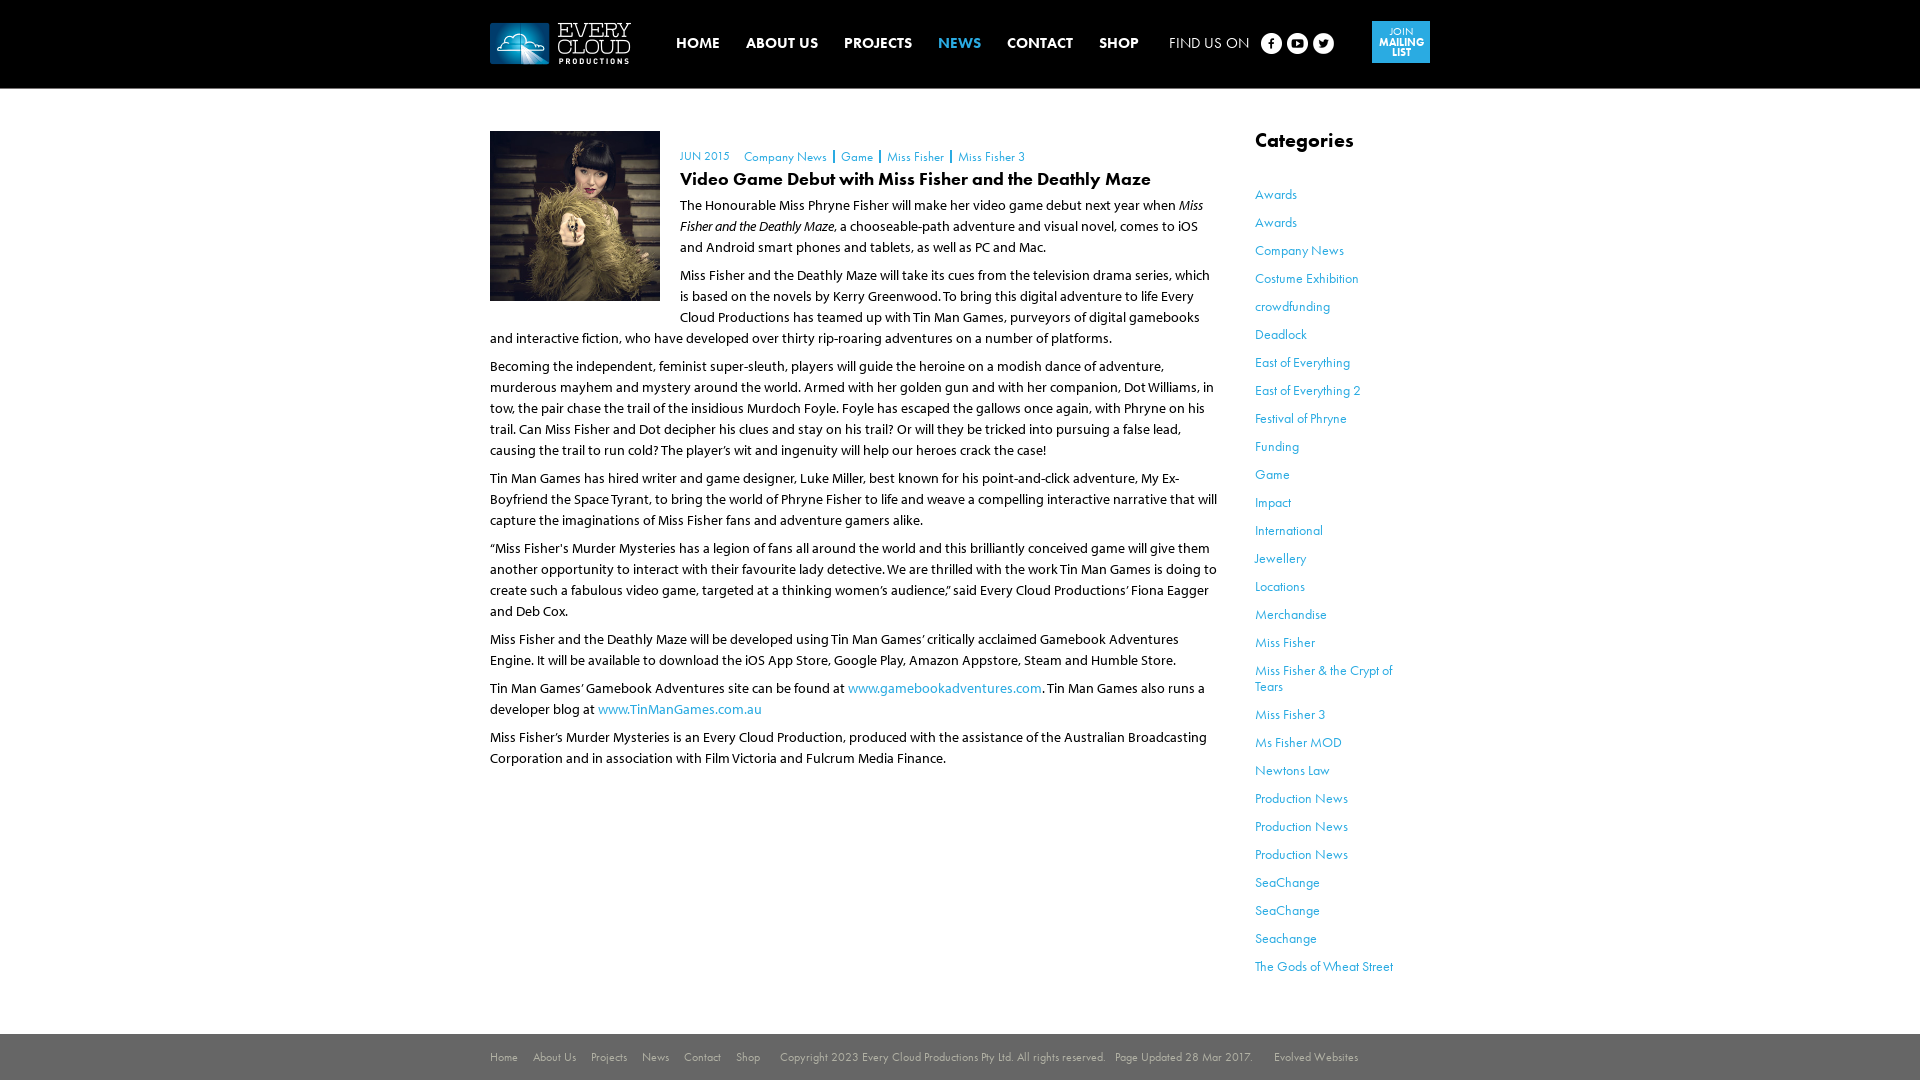  Describe the element at coordinates (944, 686) in the screenshot. I see `'www.gamebookadventures.com'` at that location.